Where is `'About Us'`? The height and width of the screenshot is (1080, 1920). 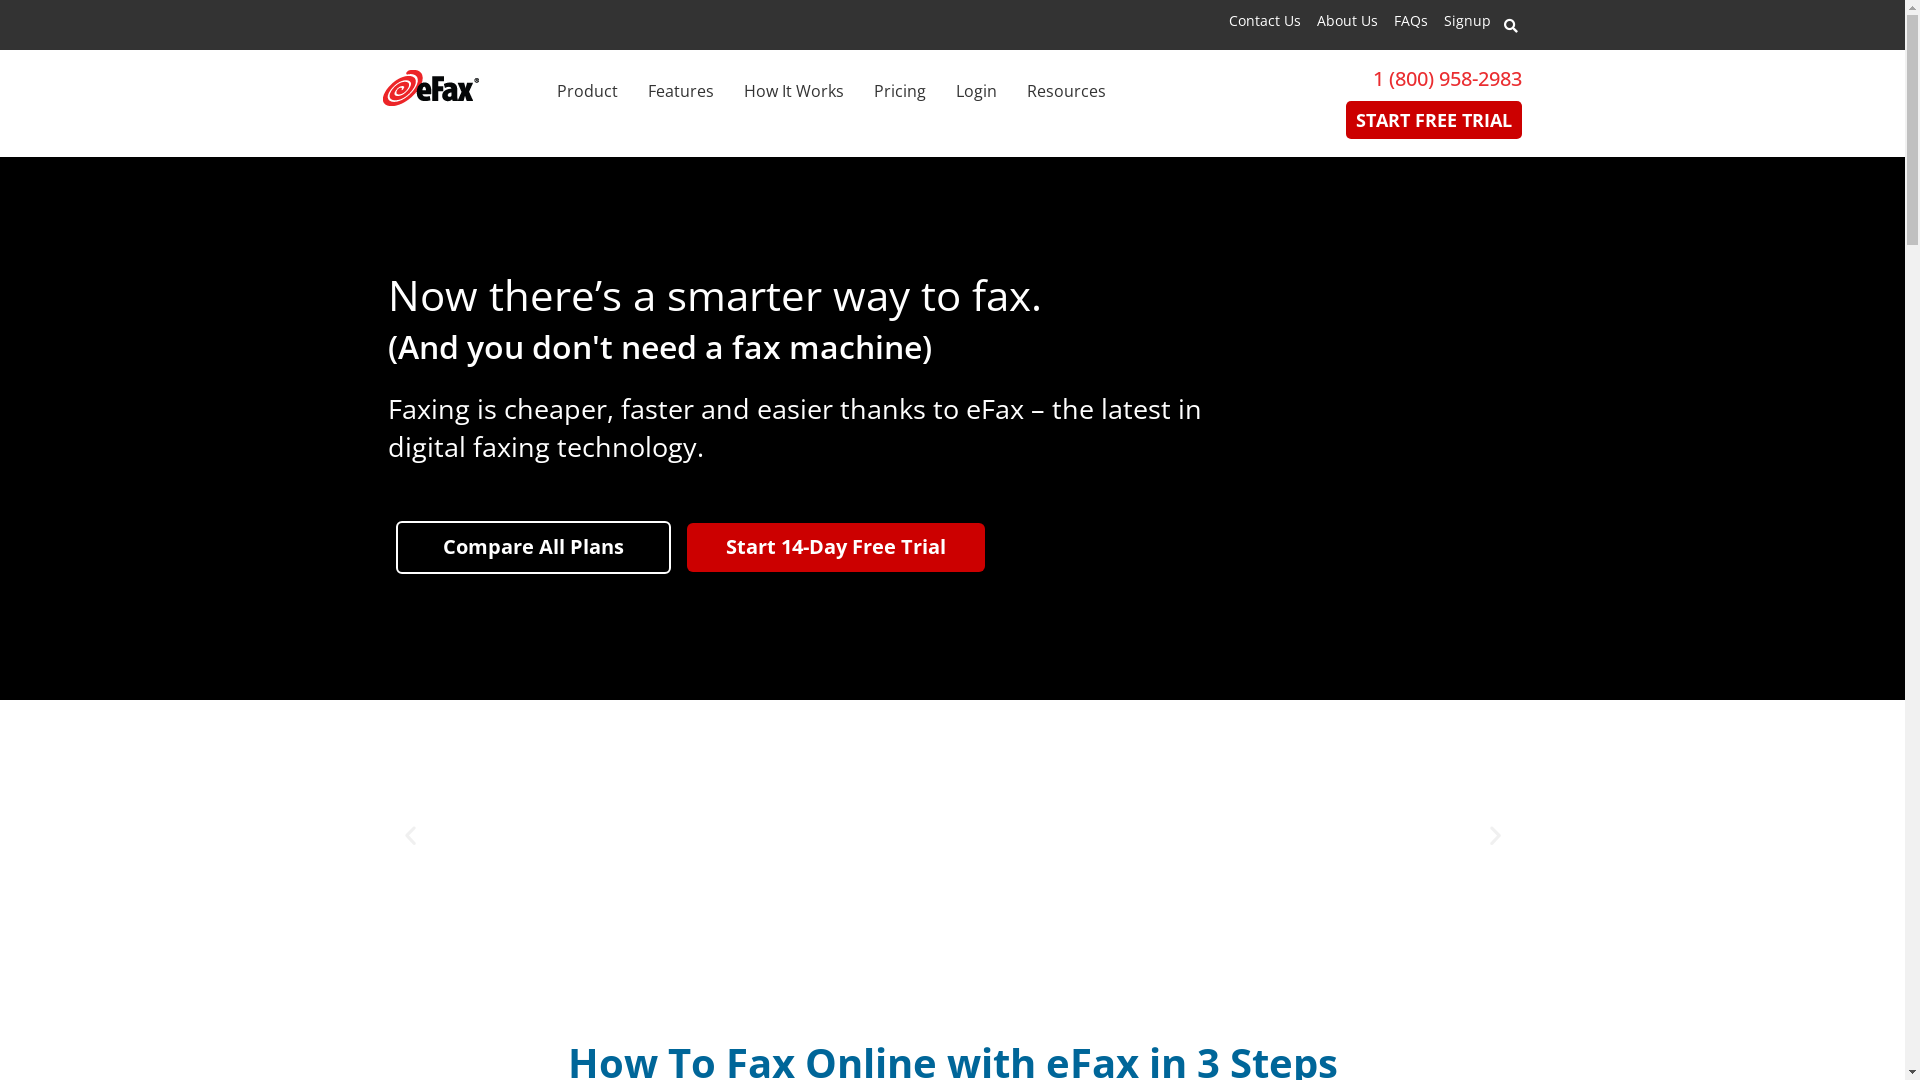
'About Us' is located at coordinates (1346, 20).